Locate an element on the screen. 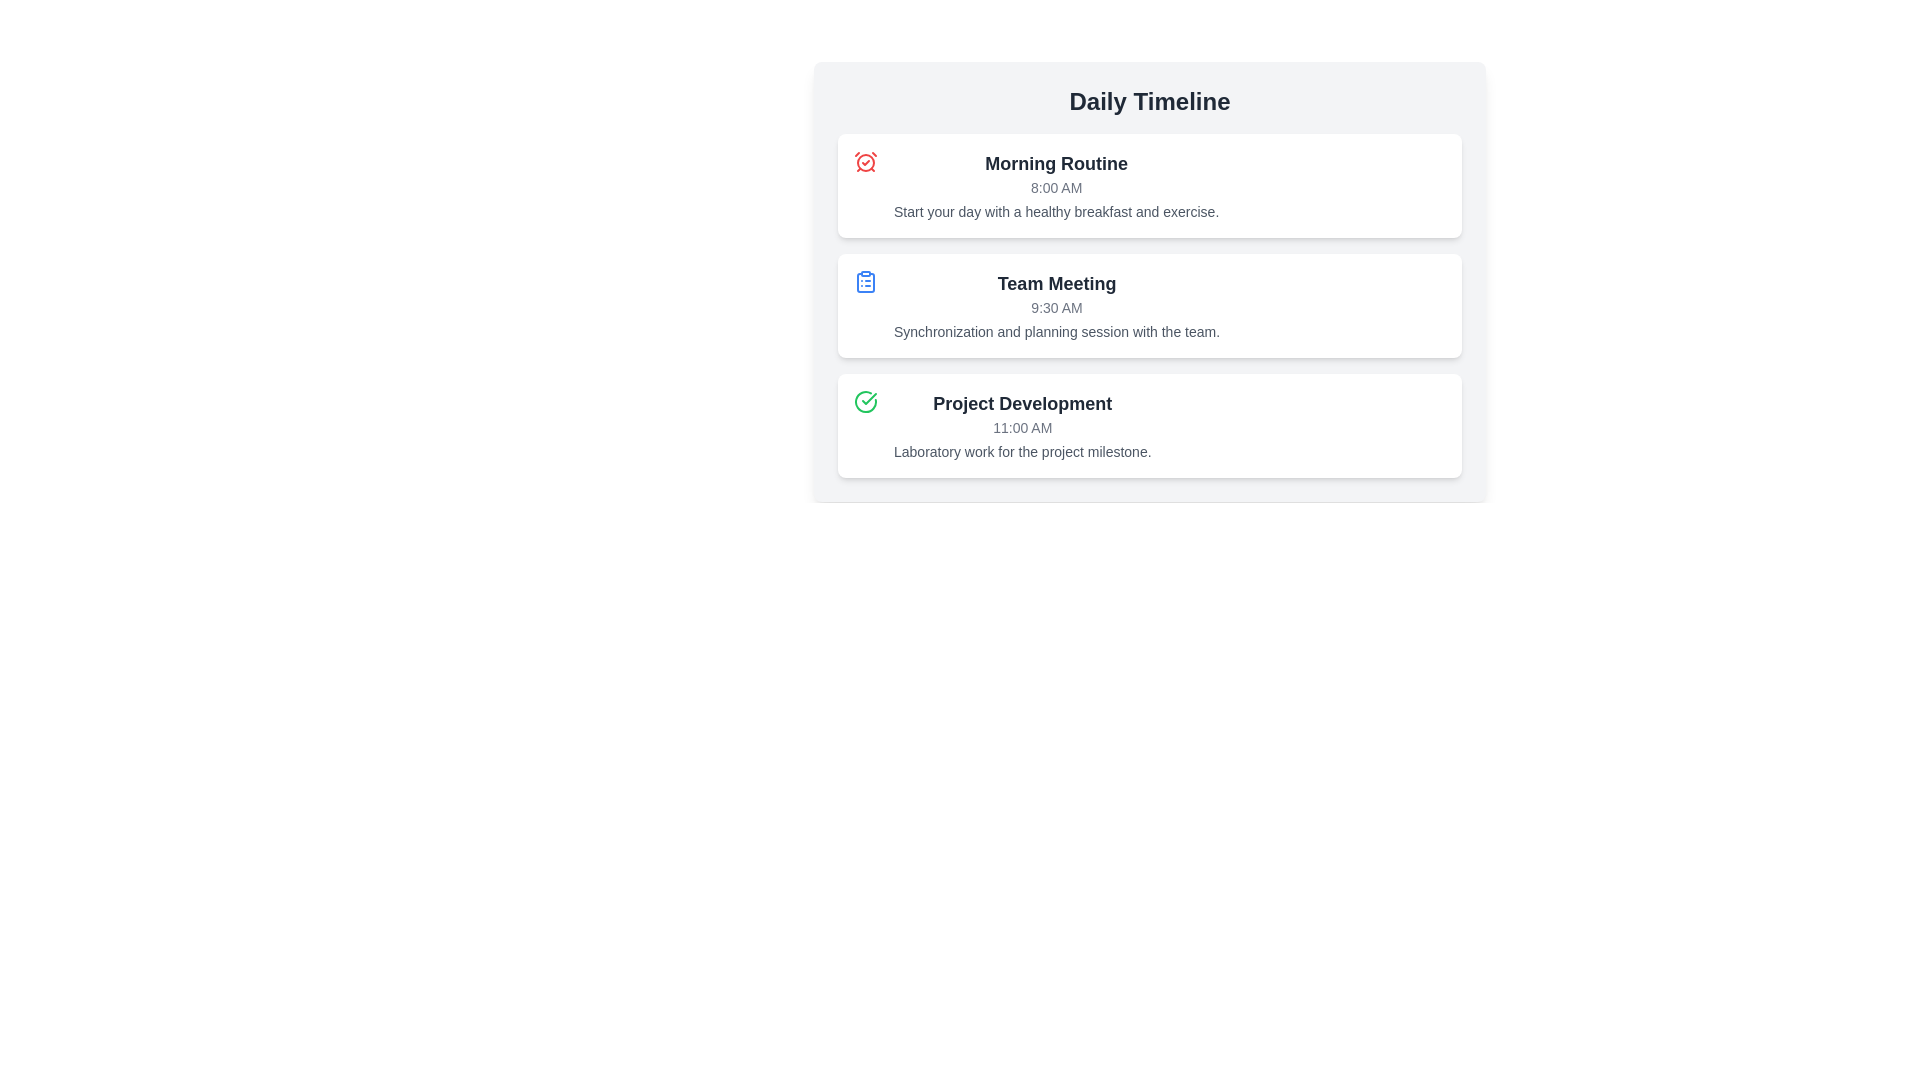 The height and width of the screenshot is (1080, 1920). the text label indicating the scheduled time of the associated event under the 'Team Meeting' block is located at coordinates (1055, 308).